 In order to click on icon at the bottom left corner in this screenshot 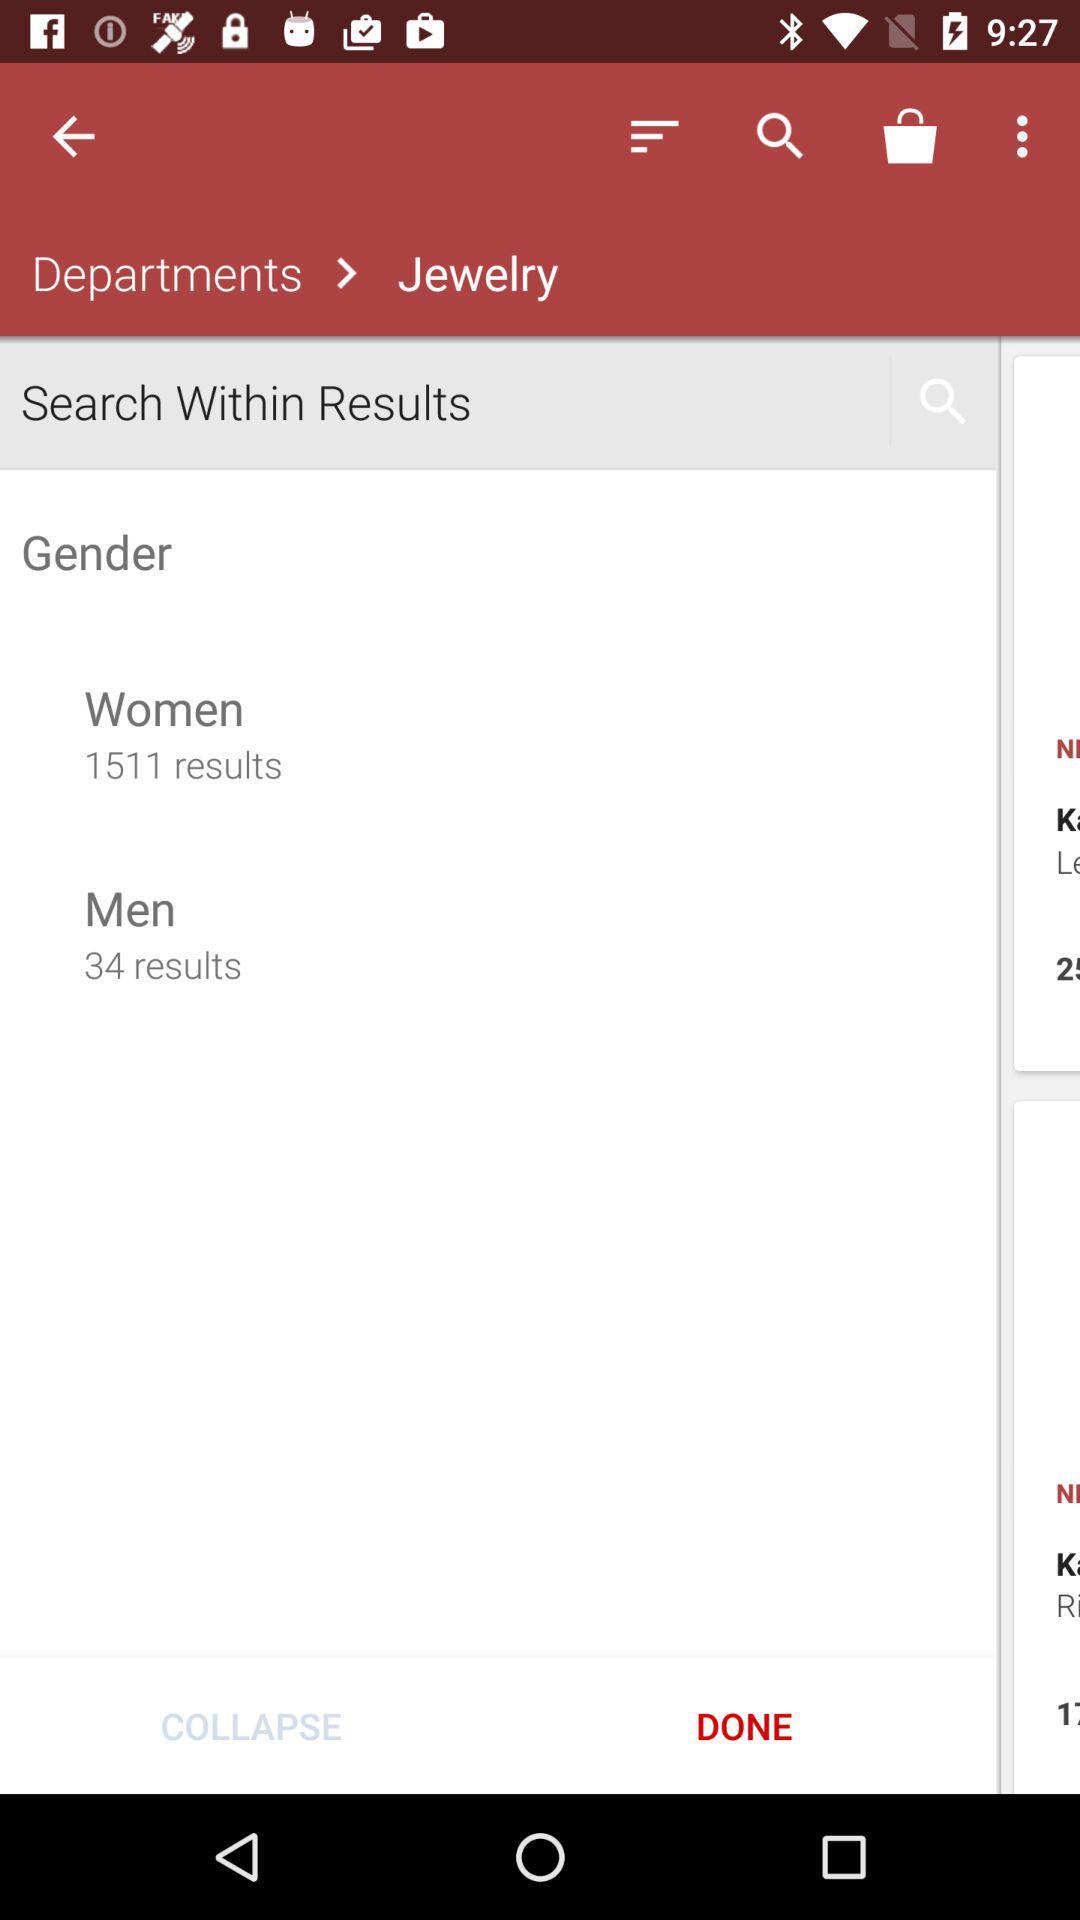, I will do `click(250, 1724)`.